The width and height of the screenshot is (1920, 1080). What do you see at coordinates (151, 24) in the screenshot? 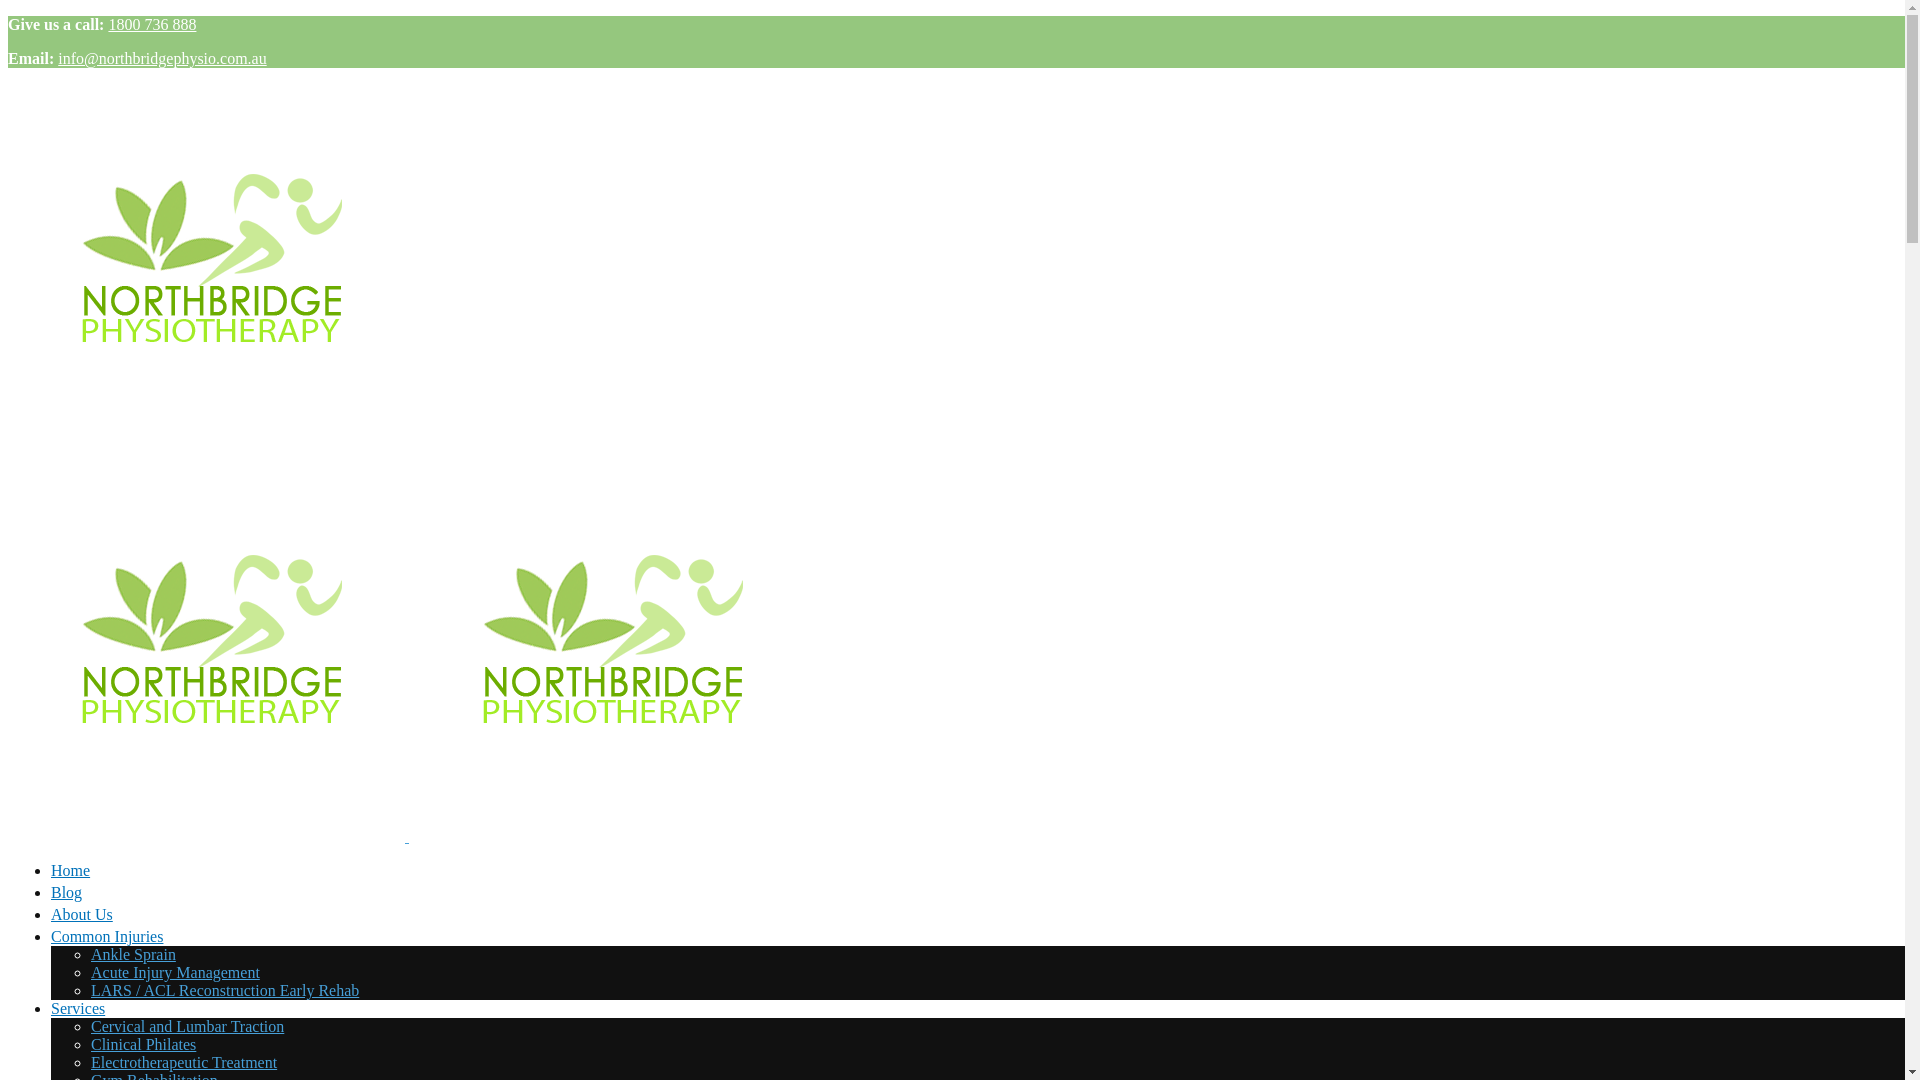
I see `'1800 736 888'` at bounding box center [151, 24].